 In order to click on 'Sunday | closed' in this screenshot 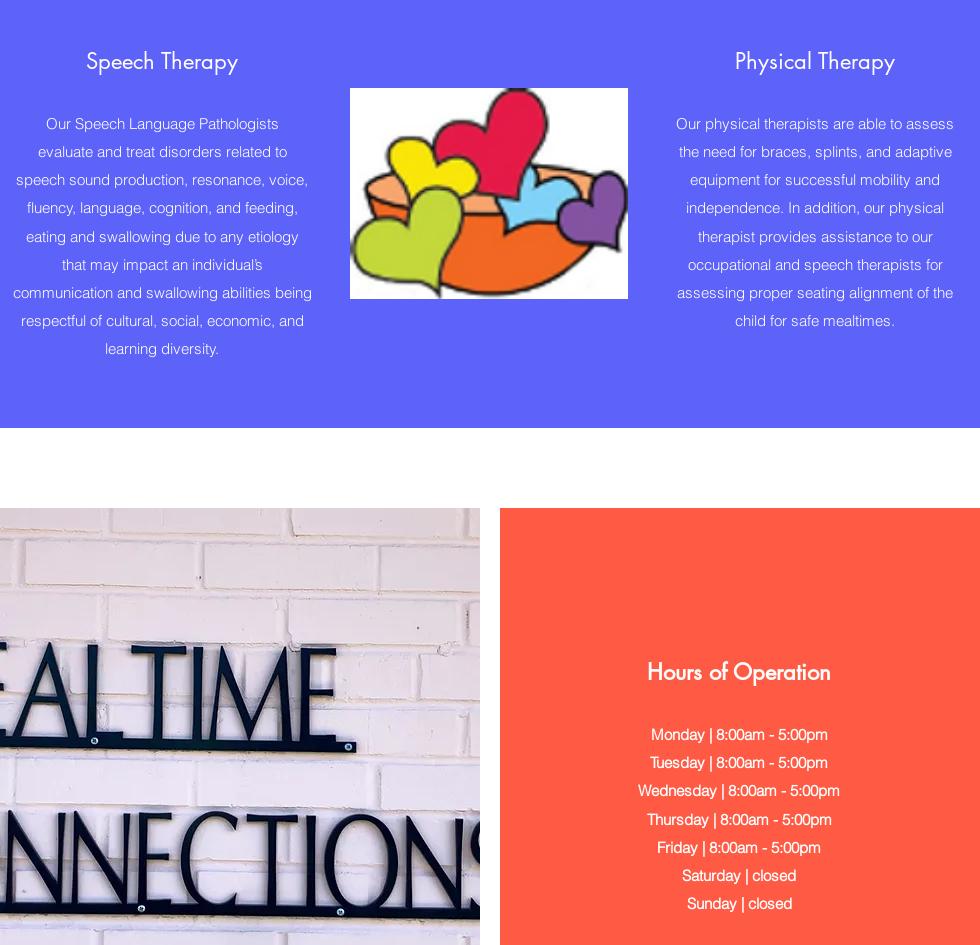, I will do `click(738, 901)`.